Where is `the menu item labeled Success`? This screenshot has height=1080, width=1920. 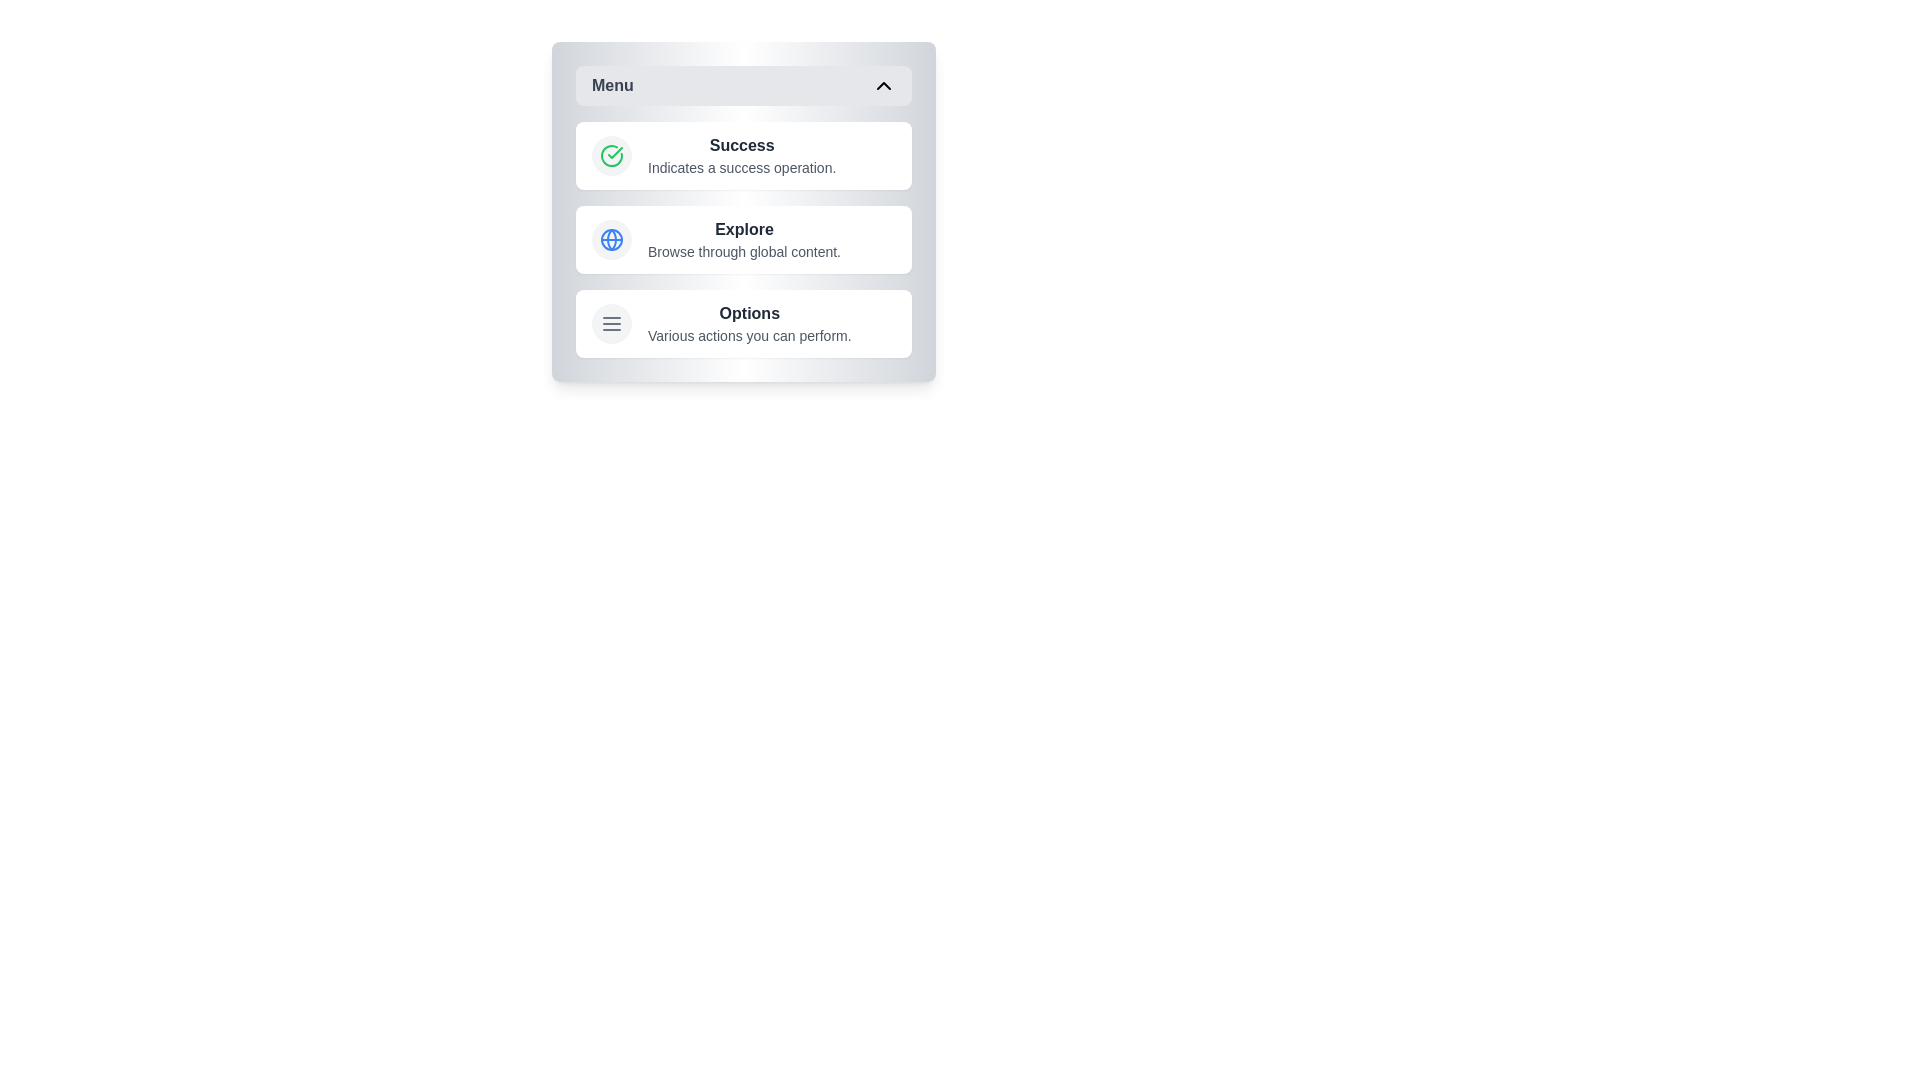
the menu item labeled Success is located at coordinates (743, 154).